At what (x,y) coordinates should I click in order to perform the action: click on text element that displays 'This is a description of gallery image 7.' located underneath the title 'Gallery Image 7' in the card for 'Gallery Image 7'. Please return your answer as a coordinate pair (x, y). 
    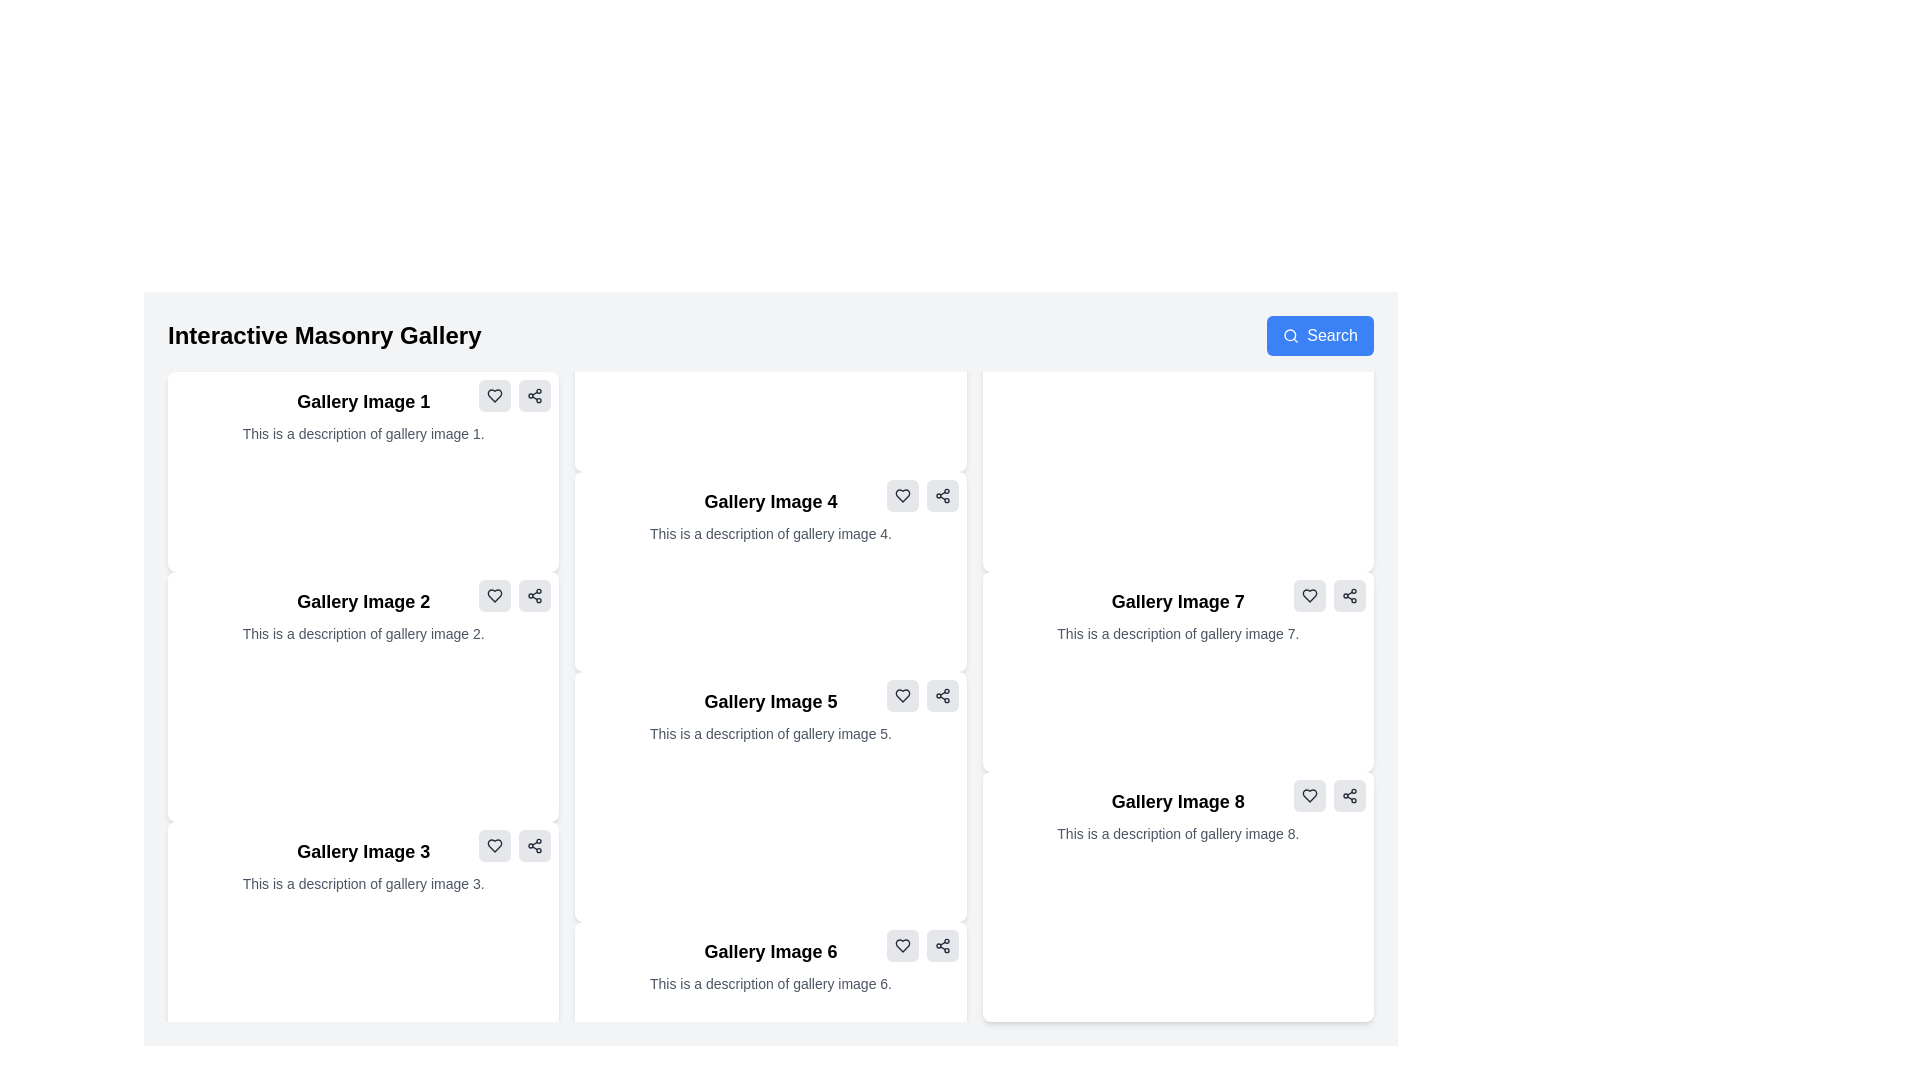
    Looking at the image, I should click on (1178, 633).